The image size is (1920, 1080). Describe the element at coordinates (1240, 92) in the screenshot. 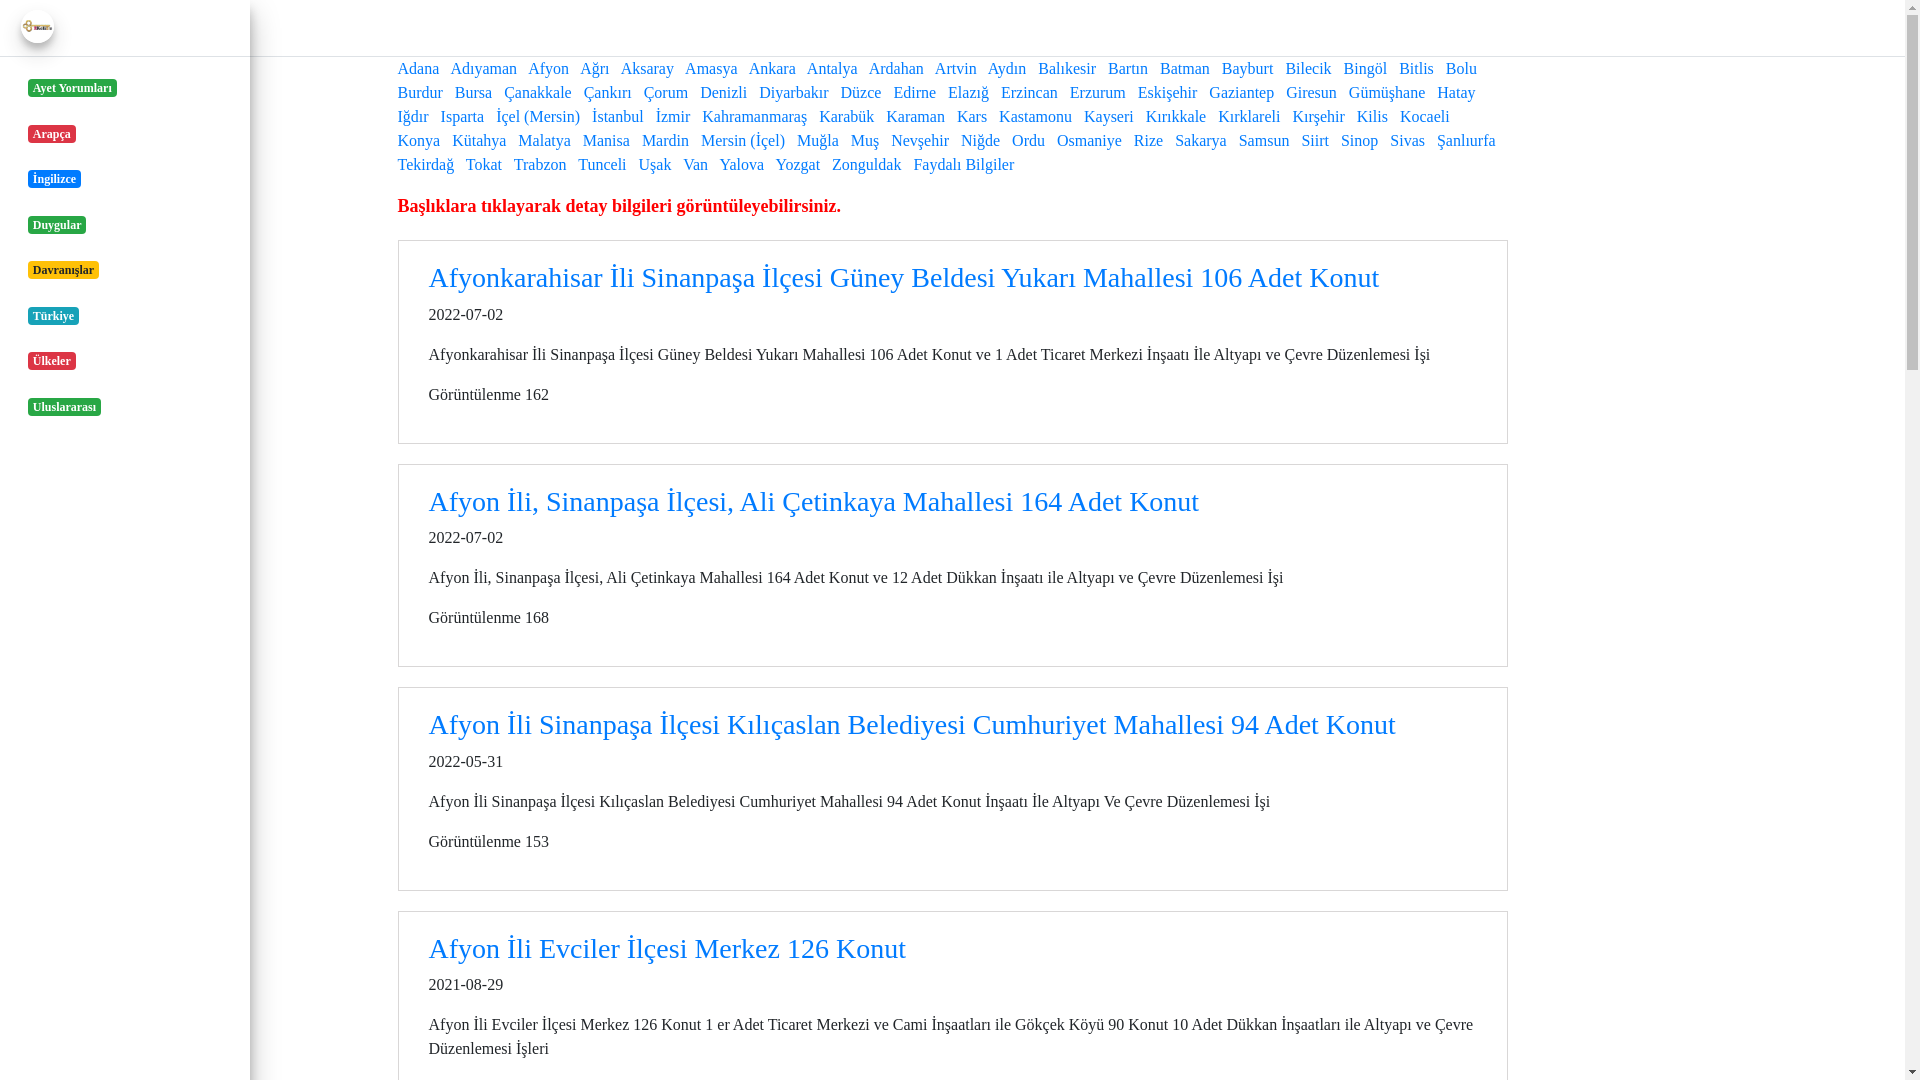

I see `'Gaziantep'` at that location.